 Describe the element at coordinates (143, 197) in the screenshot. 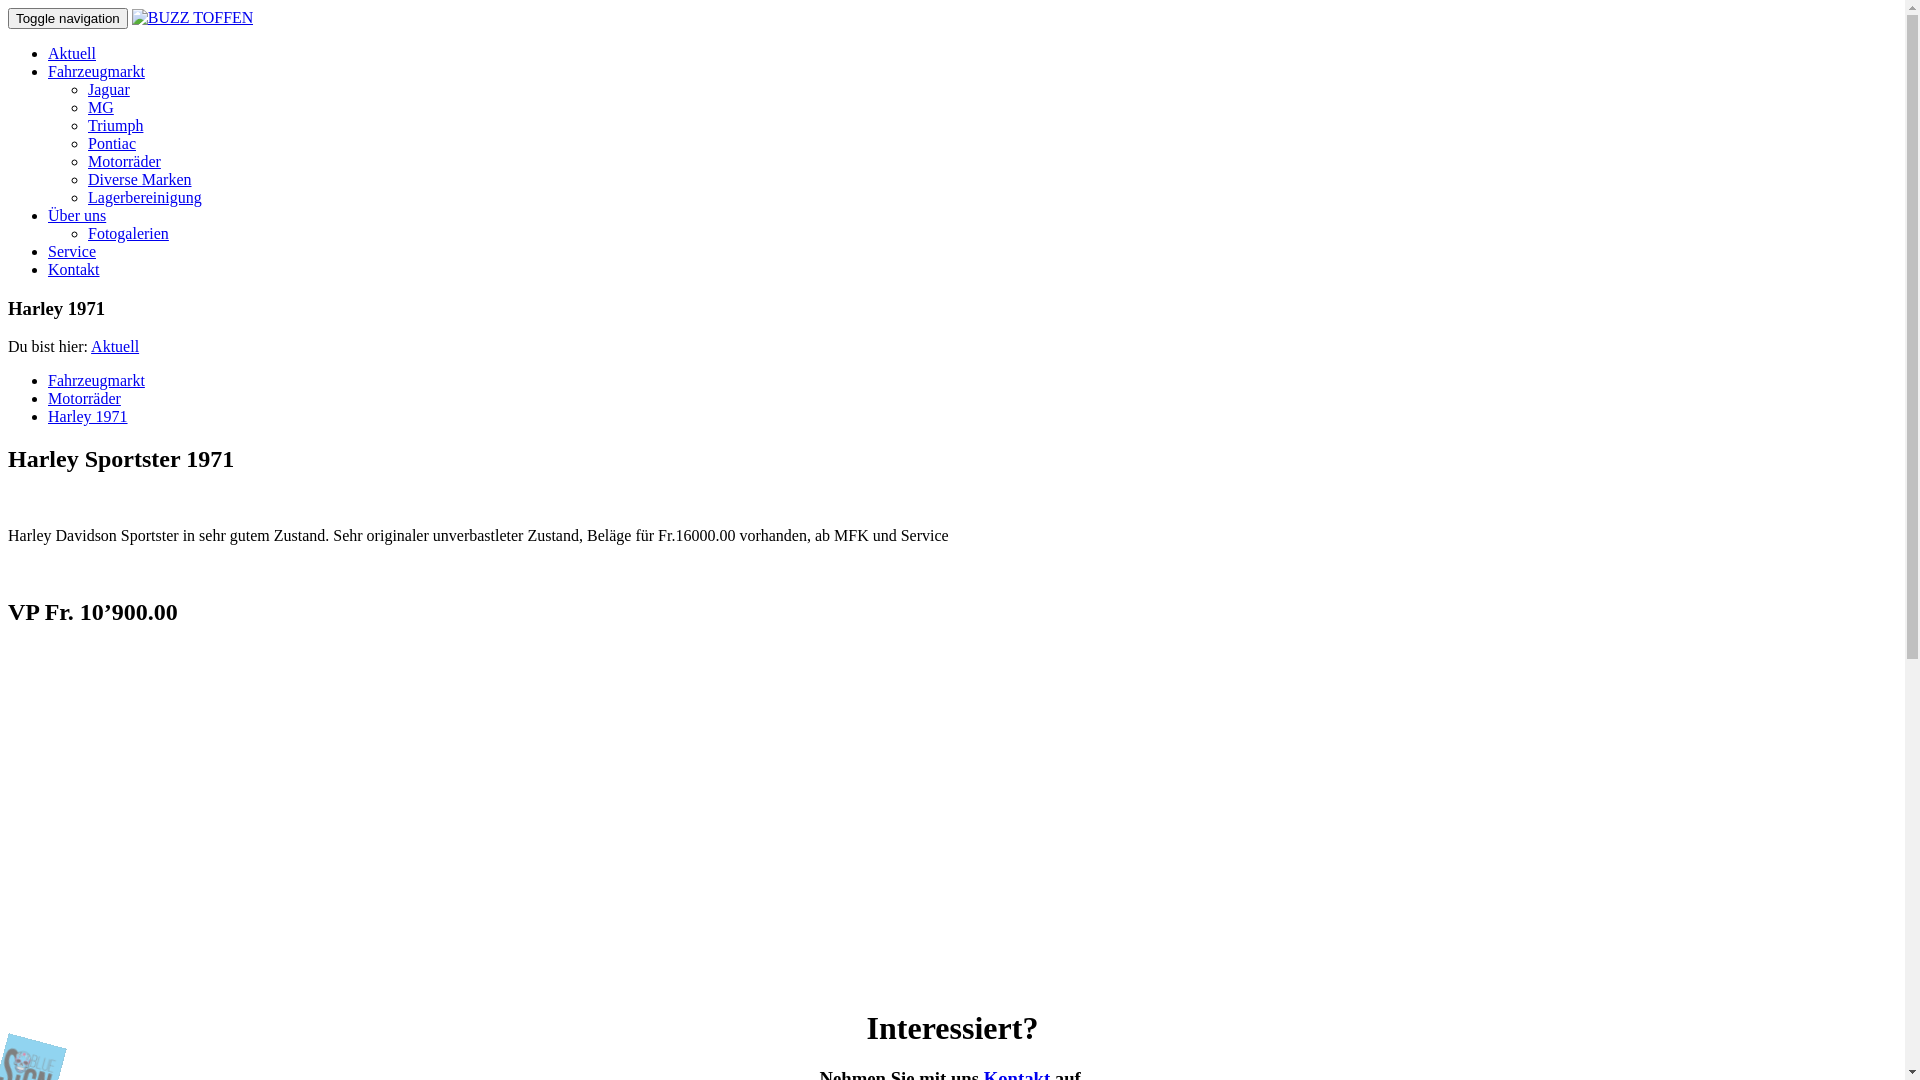

I see `'Lagerbereinigung'` at that location.